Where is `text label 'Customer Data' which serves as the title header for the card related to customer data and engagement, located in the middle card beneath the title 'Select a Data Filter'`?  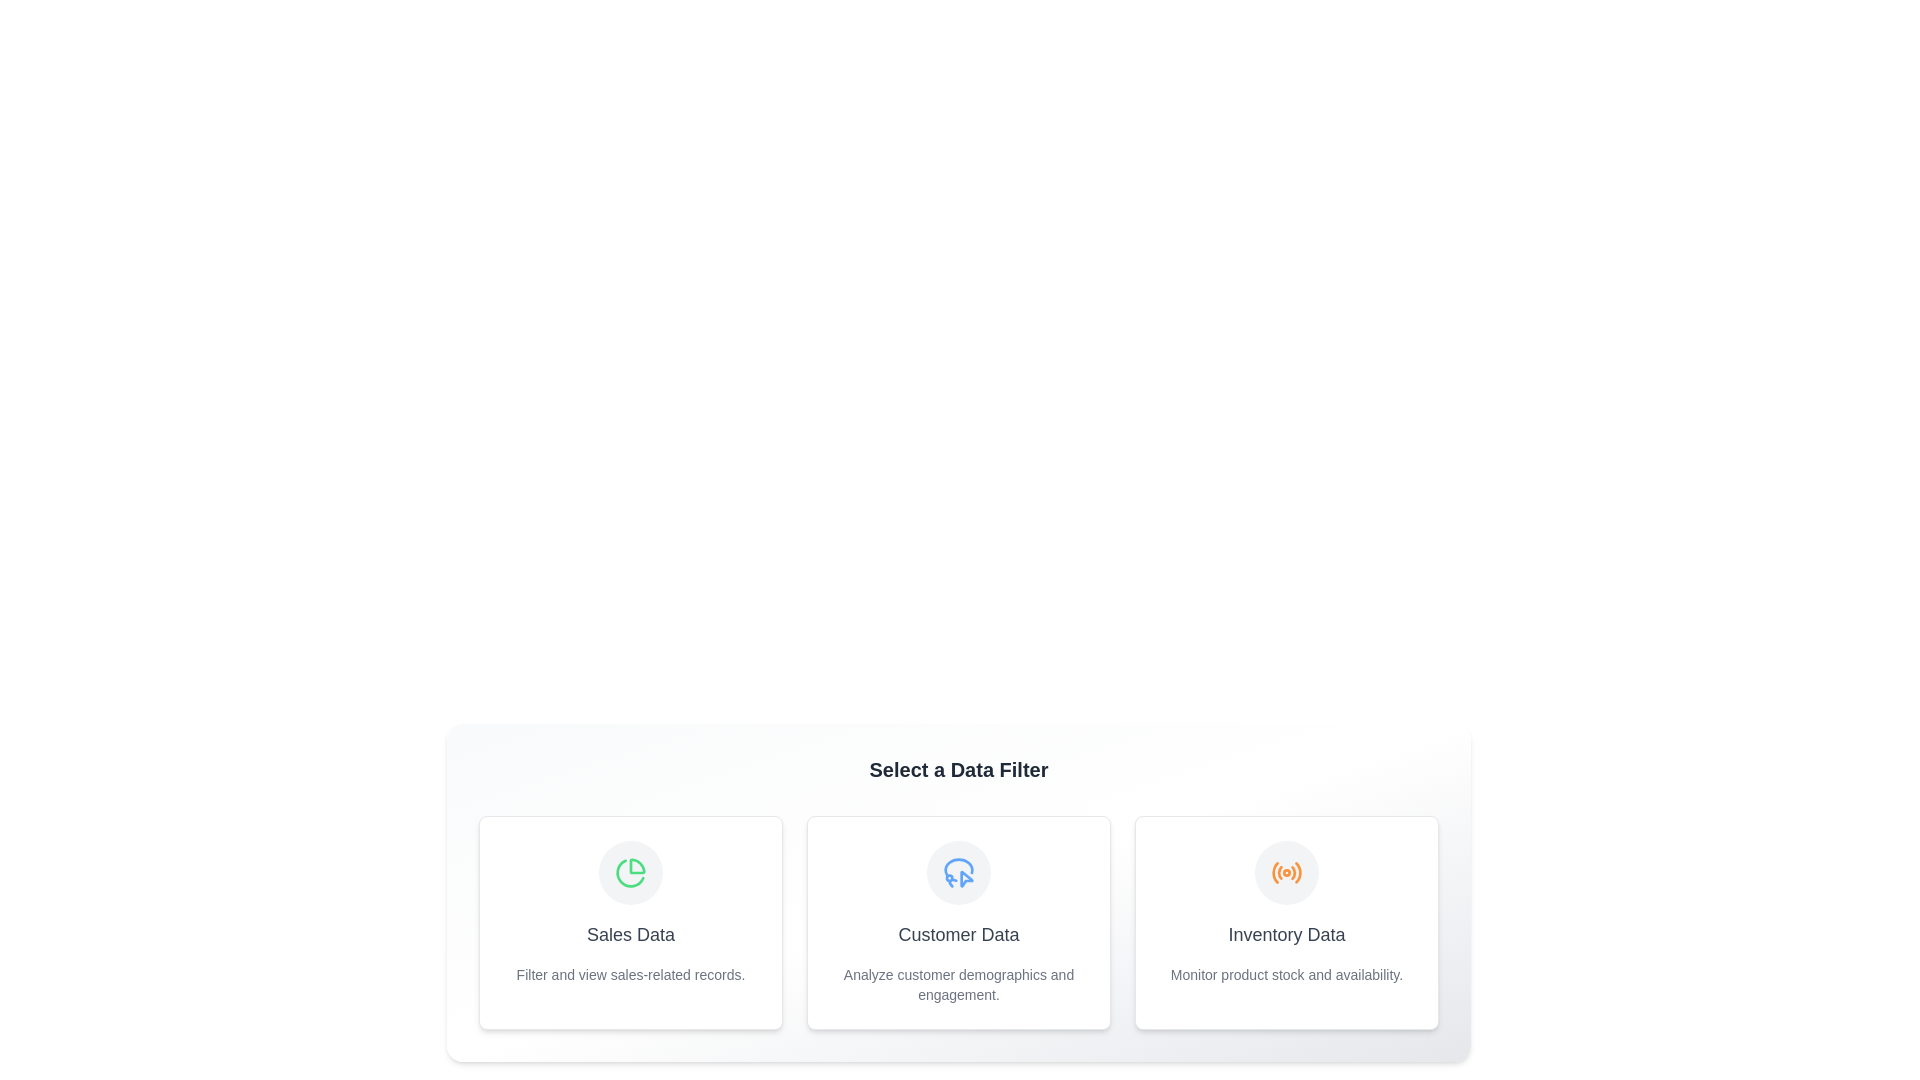 text label 'Customer Data' which serves as the title header for the card related to customer data and engagement, located in the middle card beneath the title 'Select a Data Filter' is located at coordinates (958, 934).